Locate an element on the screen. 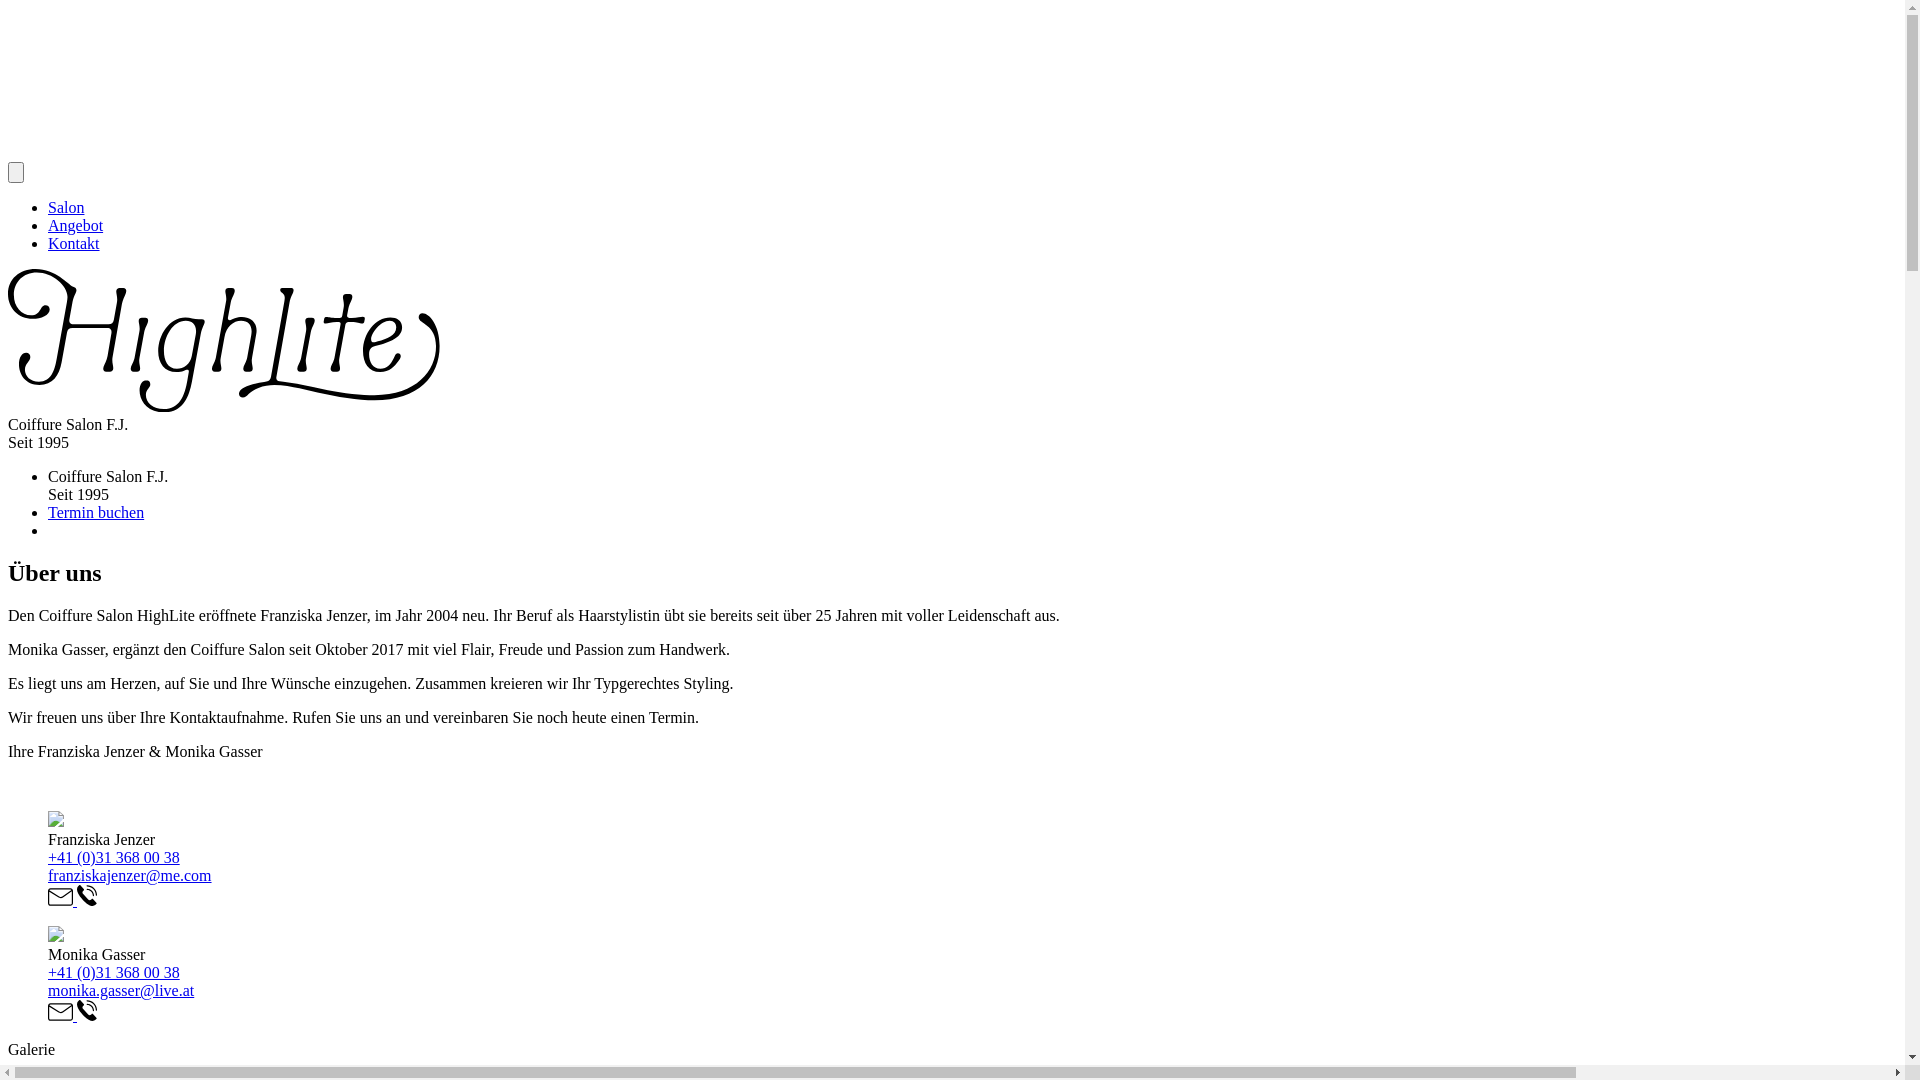 The image size is (1920, 1080). '+41 (0)31 368 00 38' is located at coordinates (48, 856).